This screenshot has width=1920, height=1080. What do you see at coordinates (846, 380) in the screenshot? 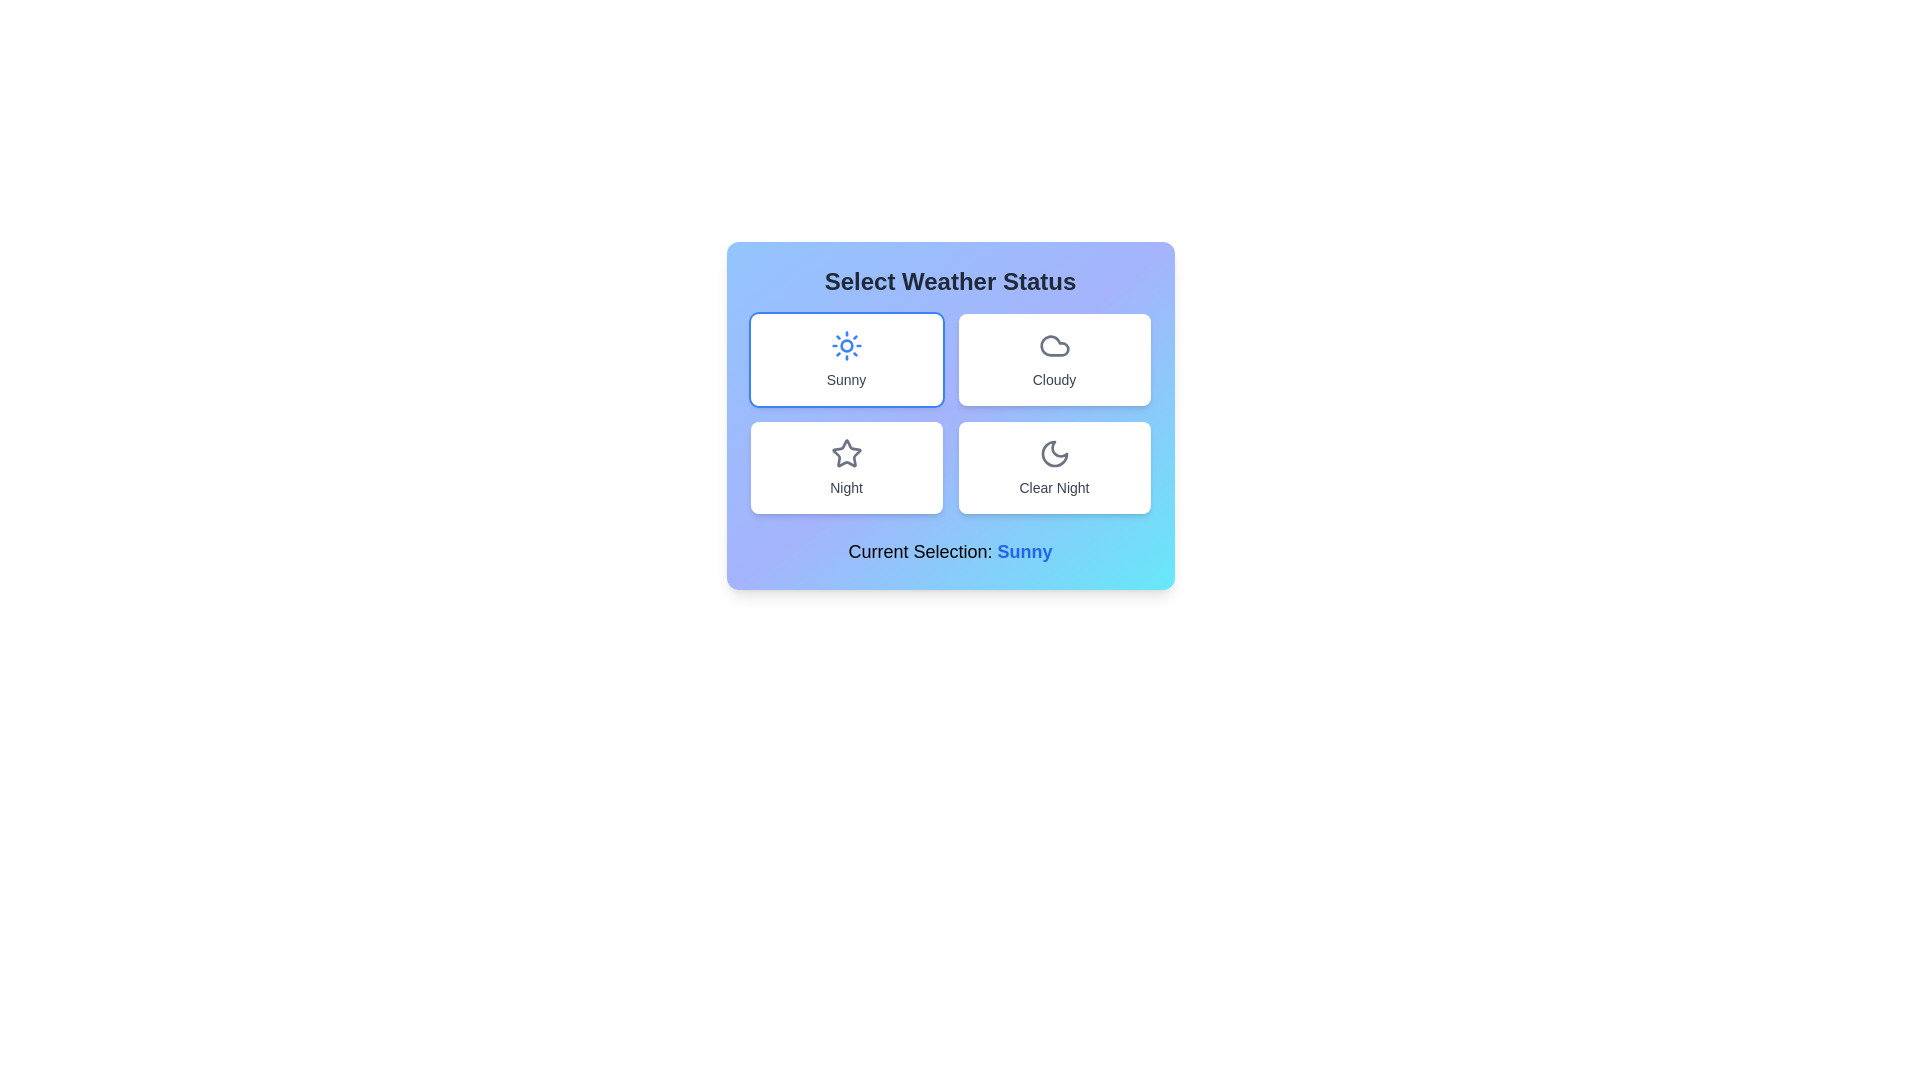
I see `text content of the label displaying 'Sunny' in gray color, positioned below the sun icon in the weather selection interface` at bounding box center [846, 380].